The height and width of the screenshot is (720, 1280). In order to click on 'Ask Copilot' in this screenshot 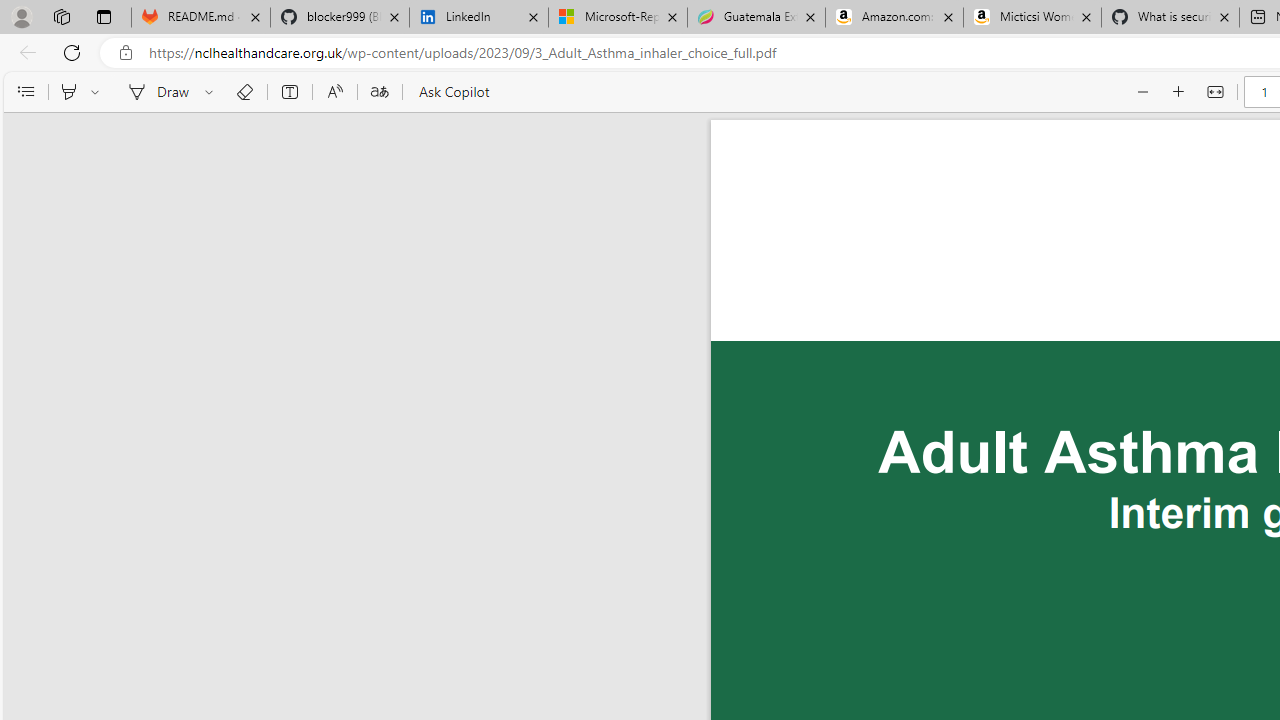, I will do `click(452, 92)`.